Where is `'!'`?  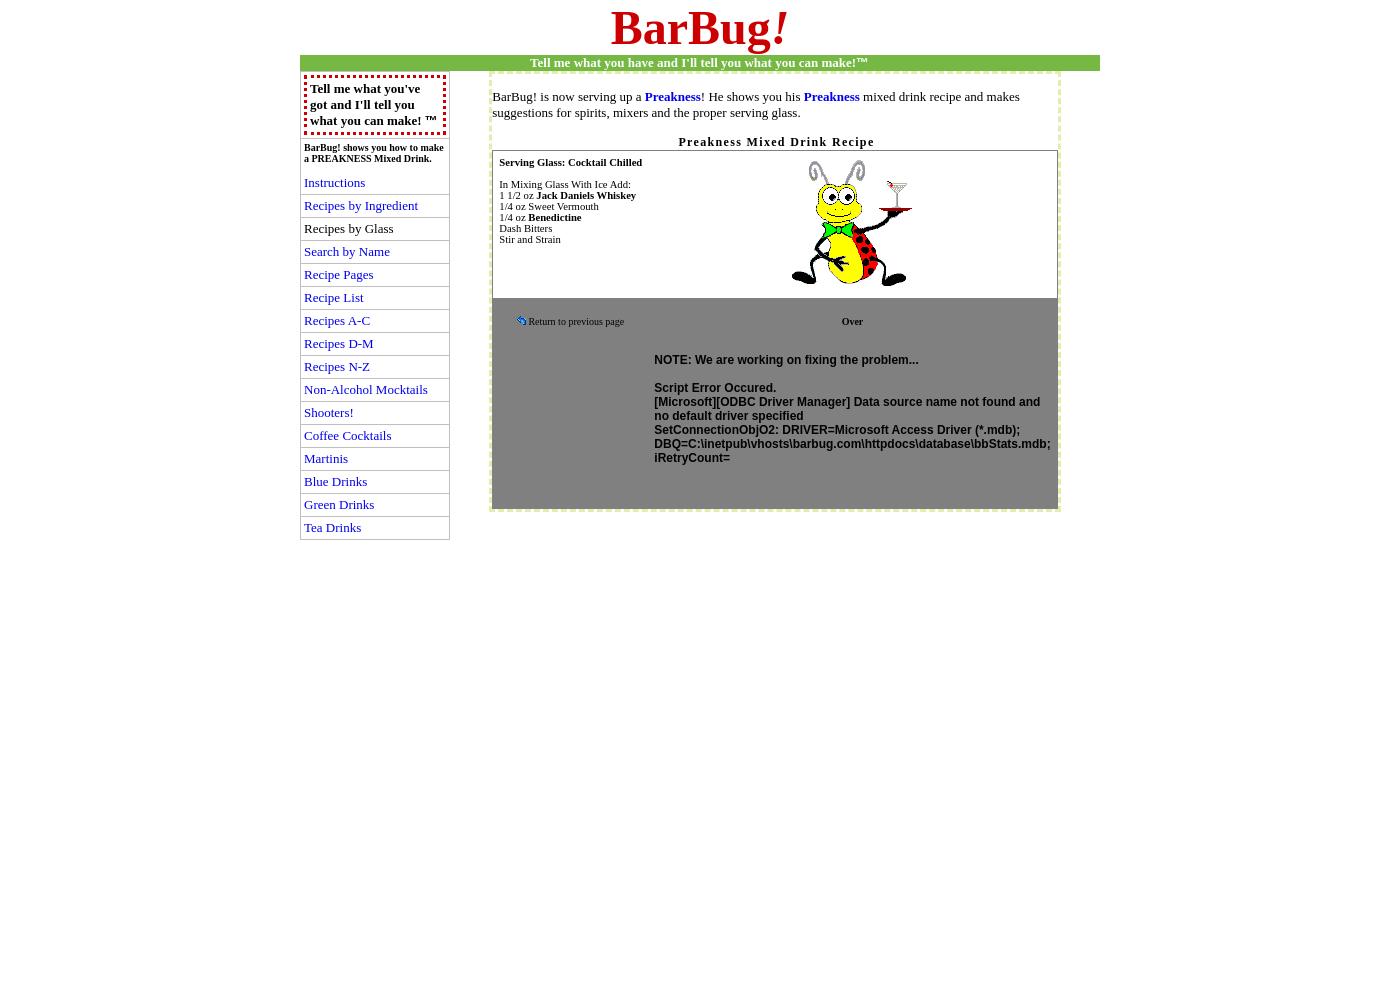 '!' is located at coordinates (778, 27).